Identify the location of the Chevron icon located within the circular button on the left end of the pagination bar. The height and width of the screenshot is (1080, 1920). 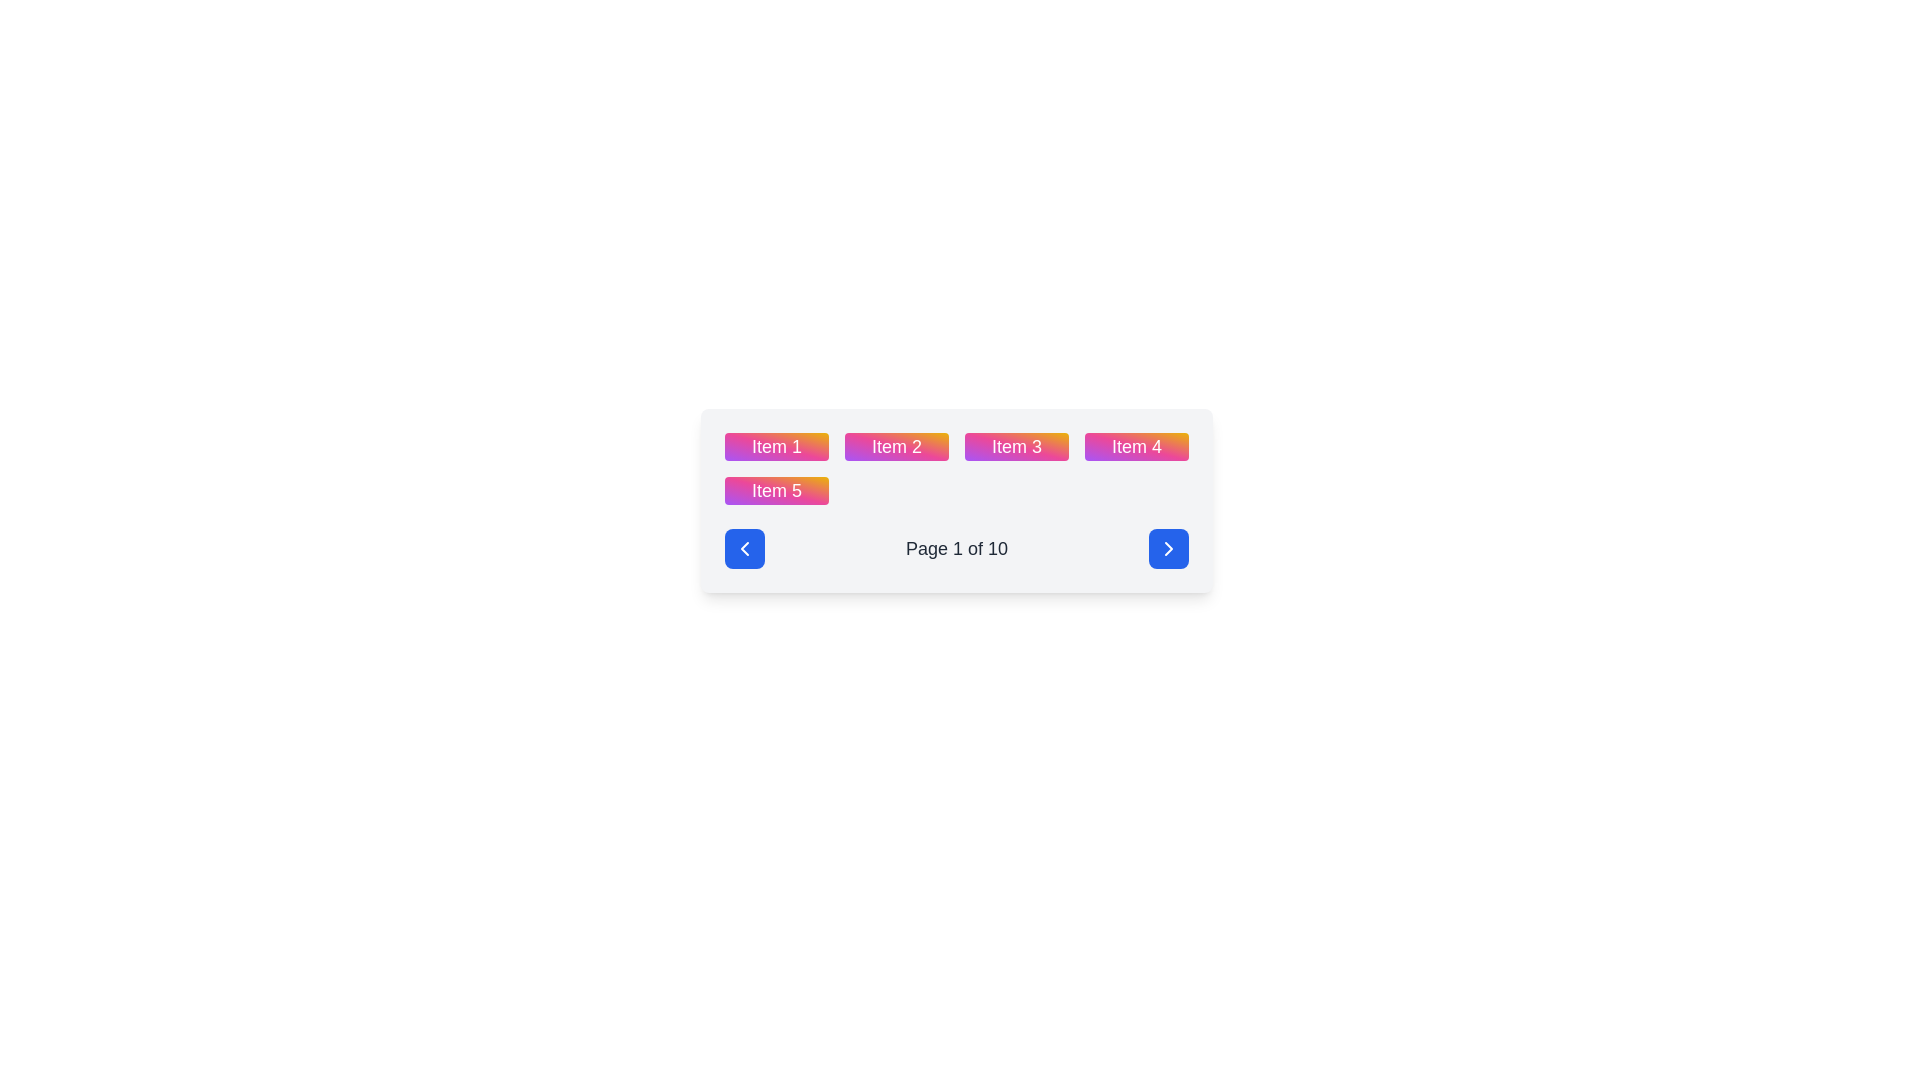
(743, 548).